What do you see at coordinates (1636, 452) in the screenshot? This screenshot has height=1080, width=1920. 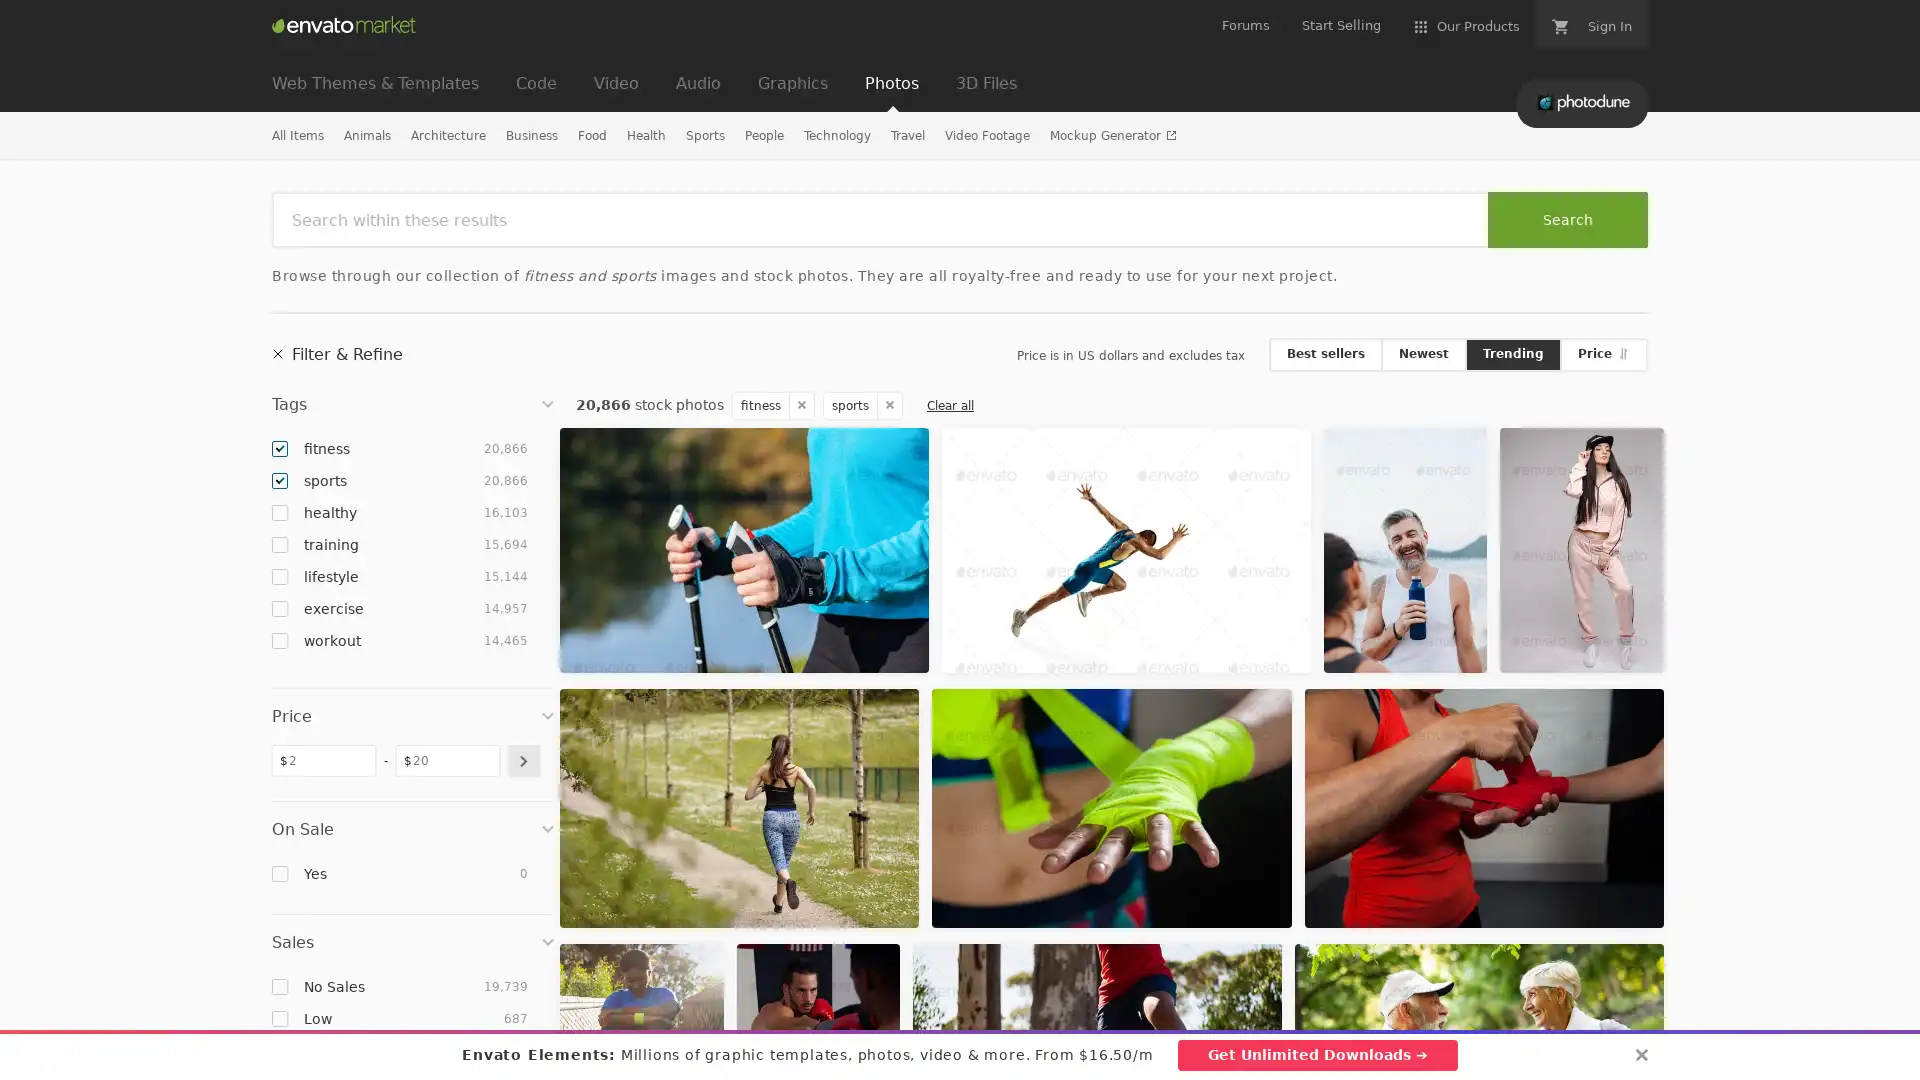 I see `Add to Favorites` at bounding box center [1636, 452].